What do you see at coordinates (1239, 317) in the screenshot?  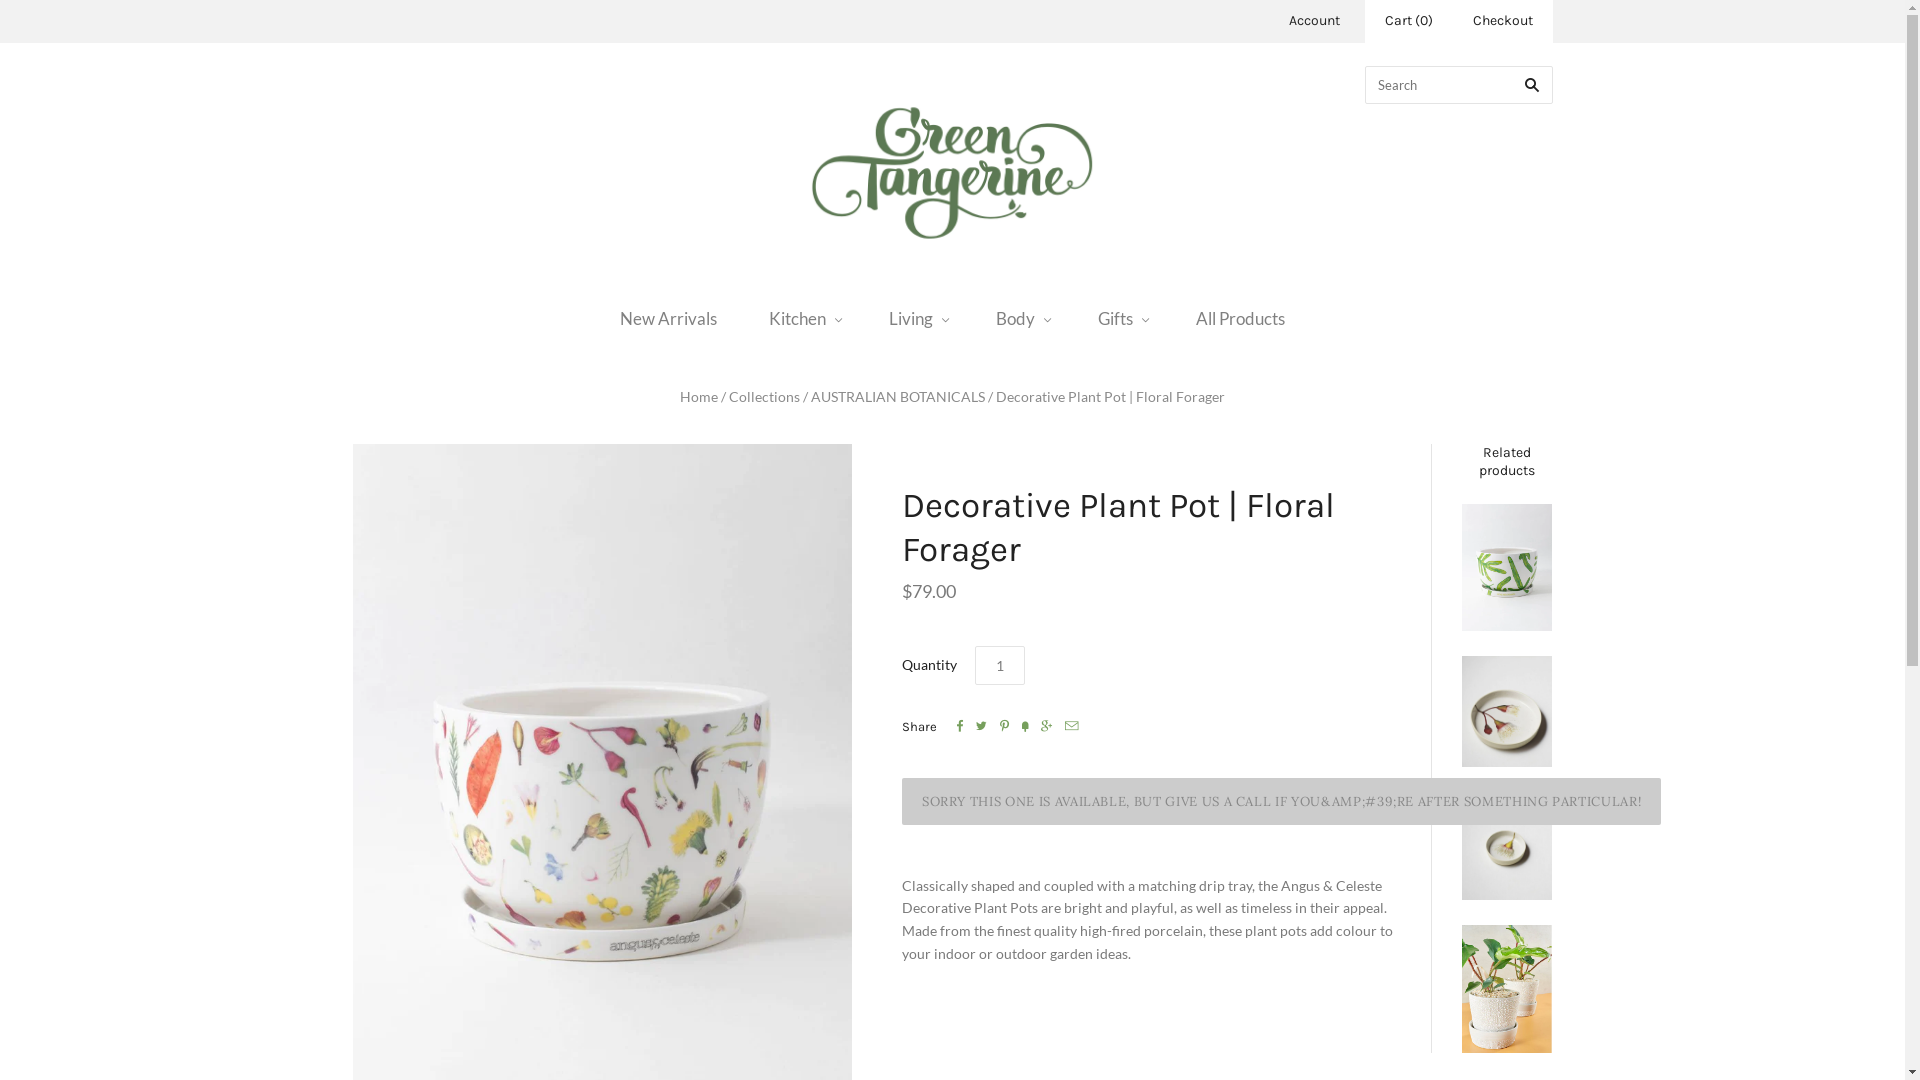 I see `'All Products'` at bounding box center [1239, 317].